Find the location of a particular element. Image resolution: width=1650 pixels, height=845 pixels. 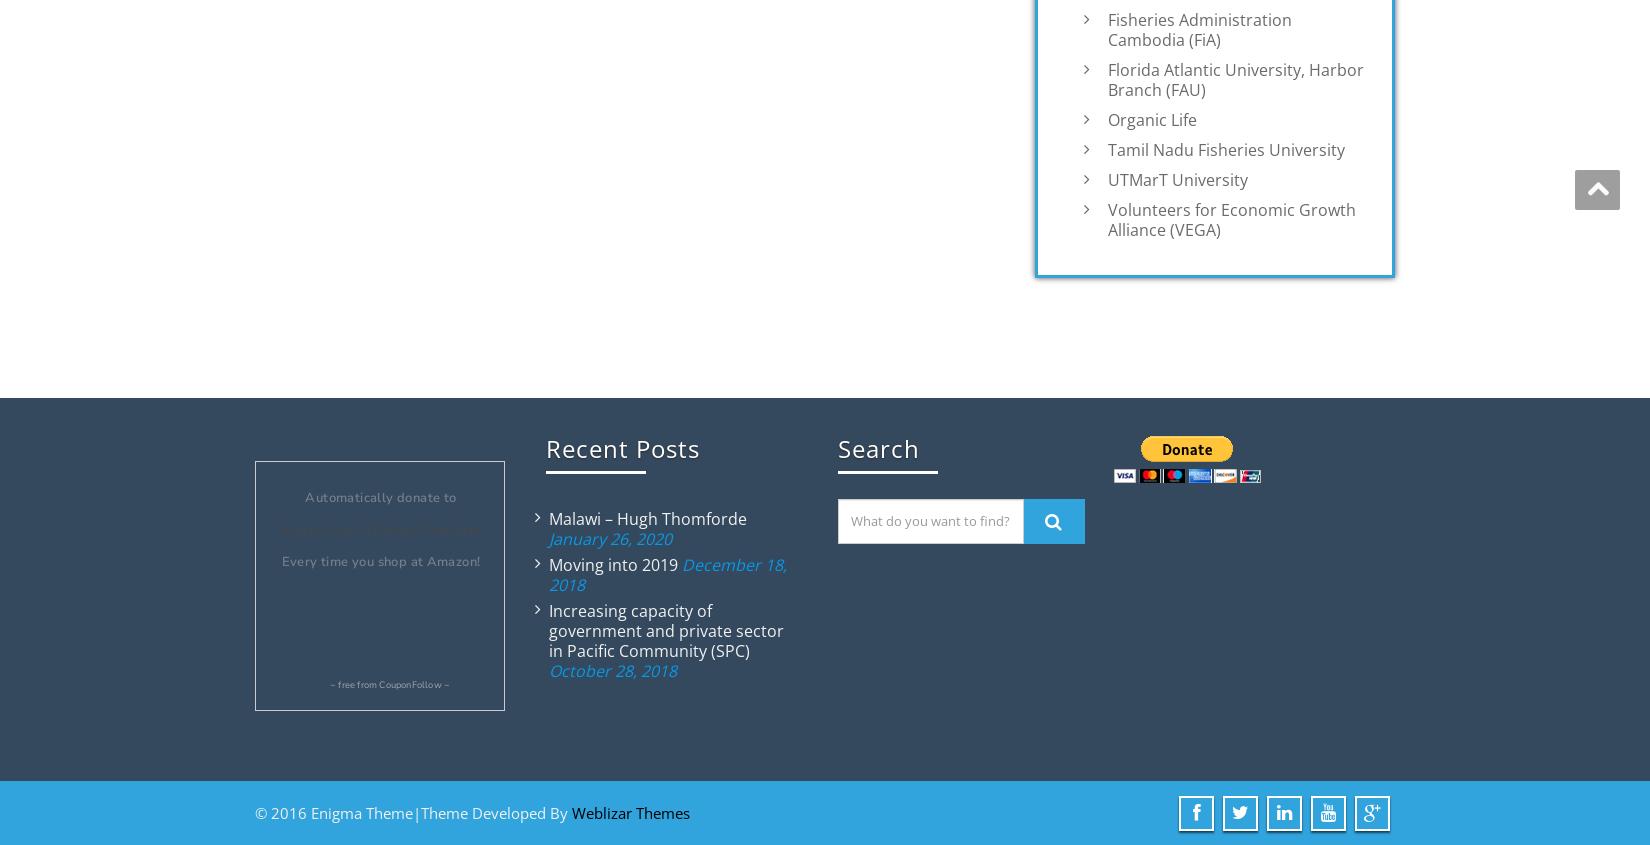

'Fisheries Administration Cambodia (FiA)' is located at coordinates (1200, 27).